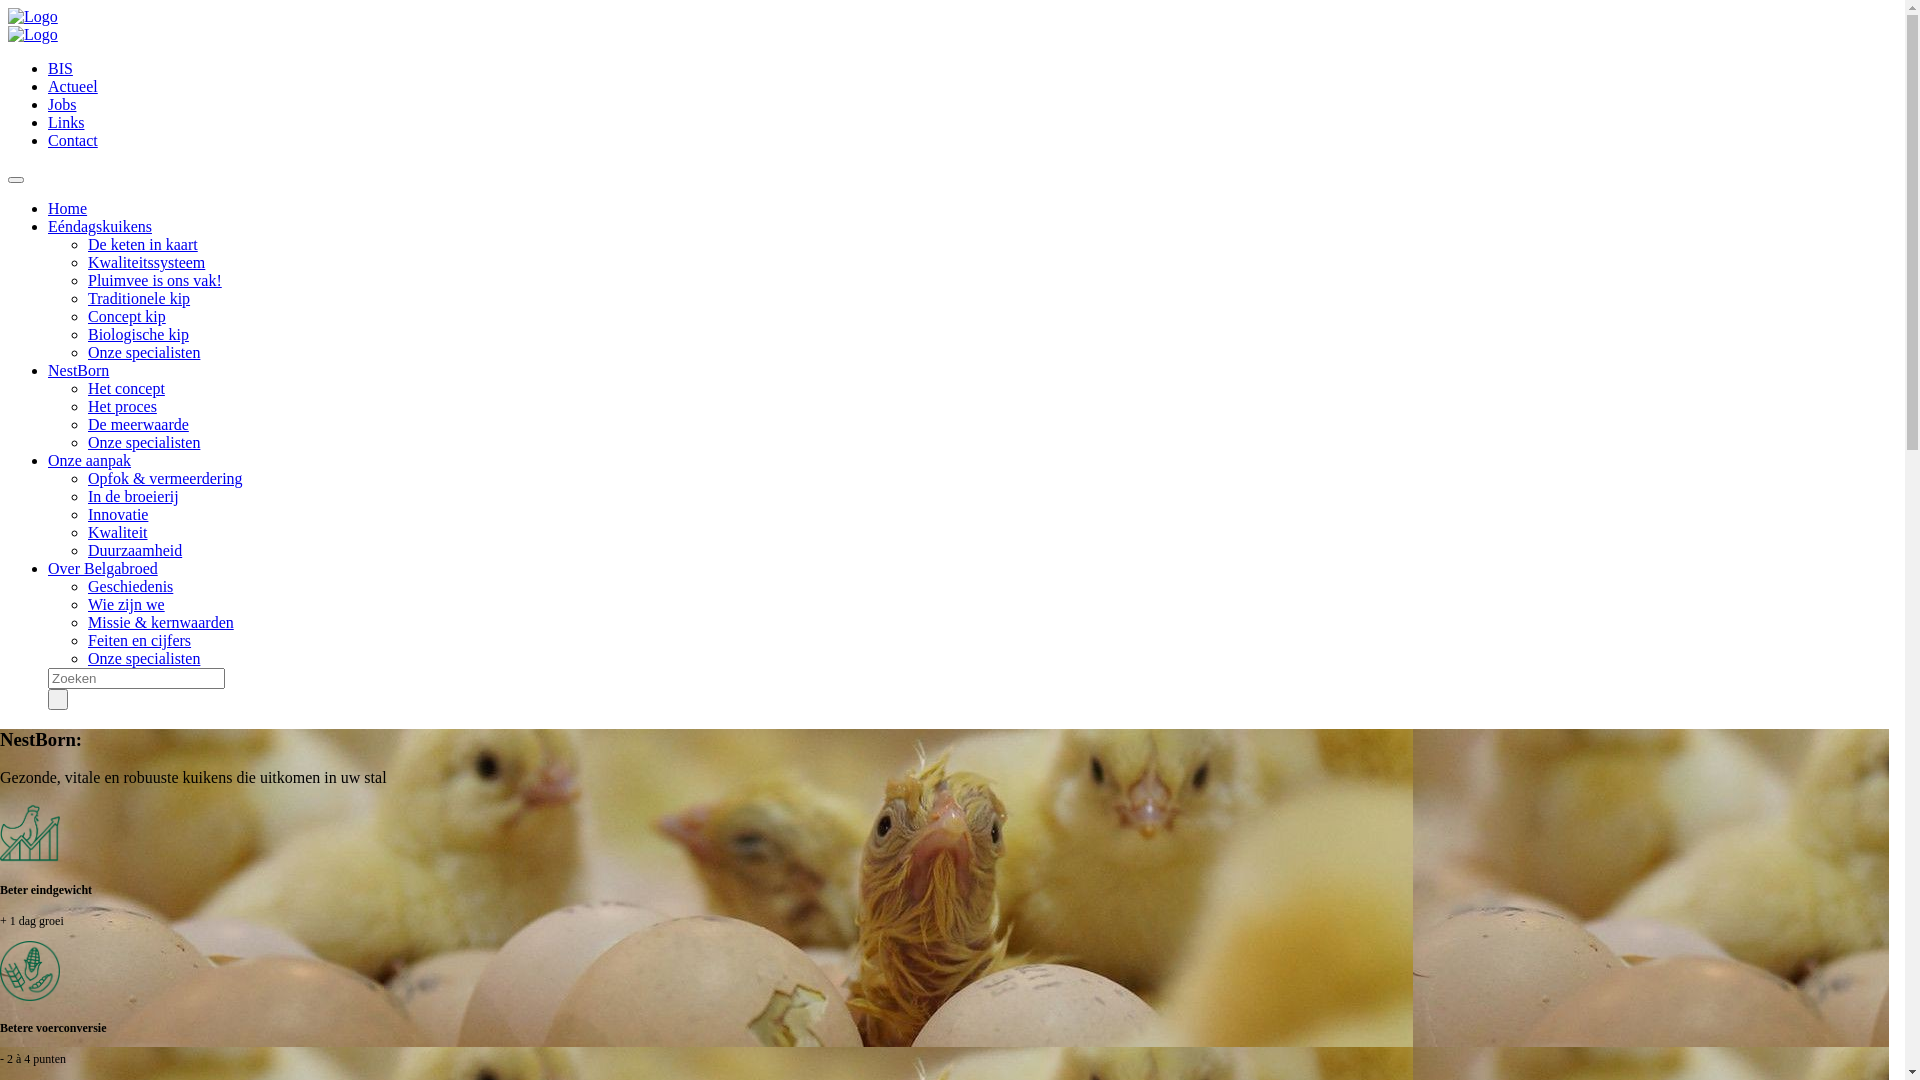  I want to click on 'BIS', so click(60, 67).